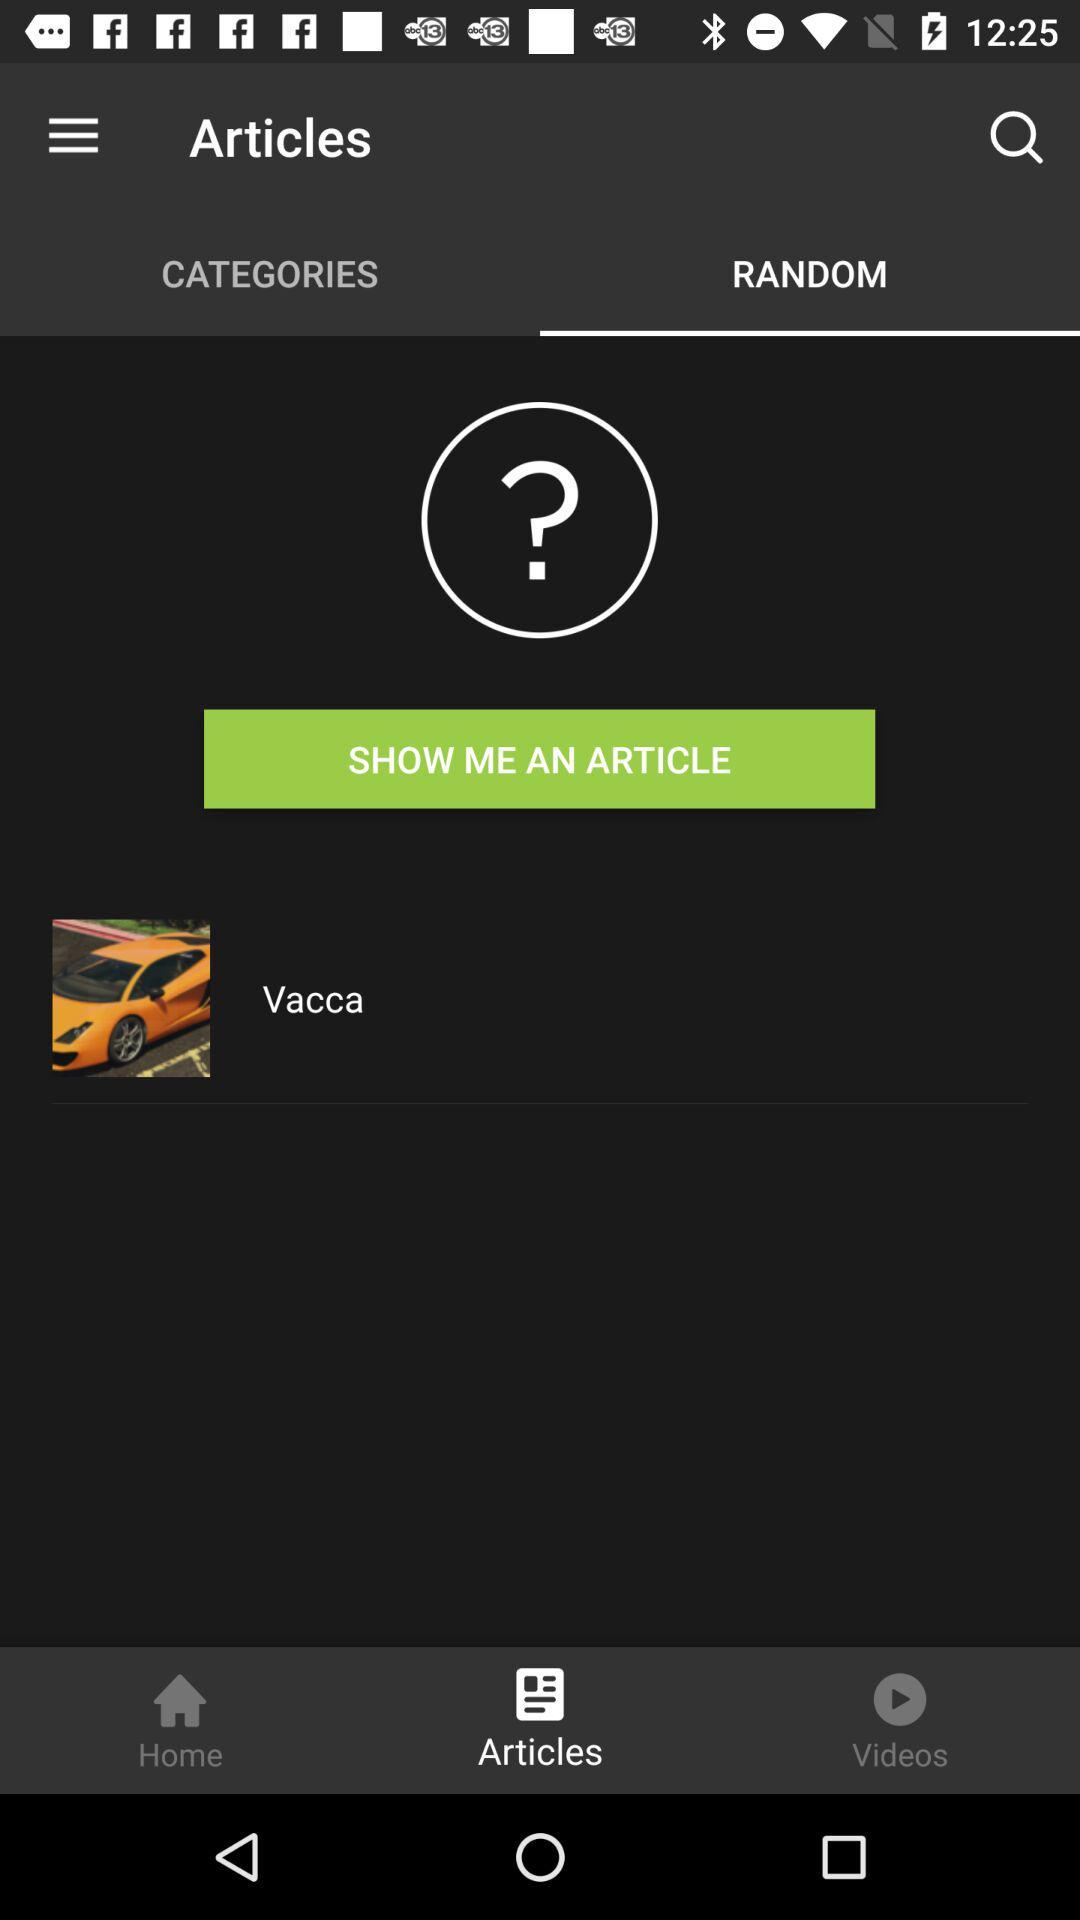  I want to click on the show me an item, so click(538, 757).